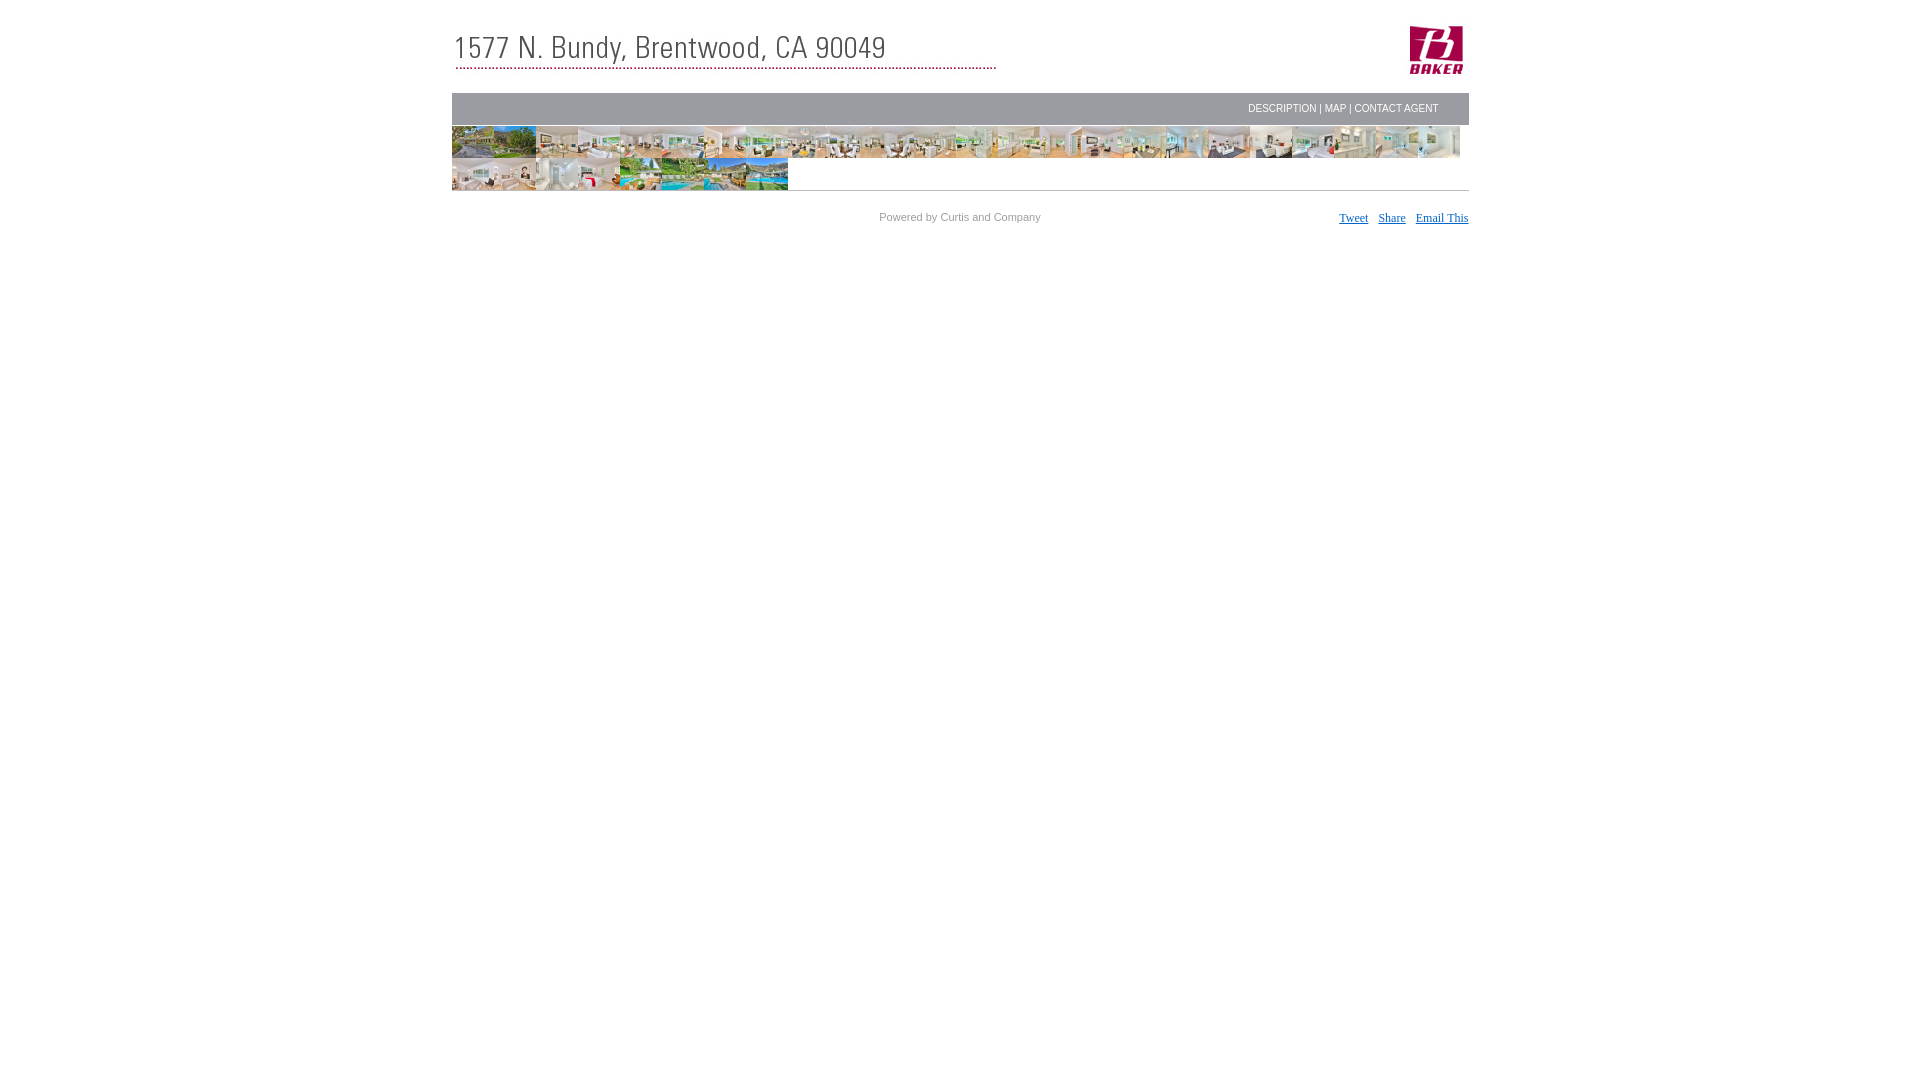 This screenshot has height=1080, width=1920. Describe the element at coordinates (1376, 218) in the screenshot. I see `'Share'` at that location.